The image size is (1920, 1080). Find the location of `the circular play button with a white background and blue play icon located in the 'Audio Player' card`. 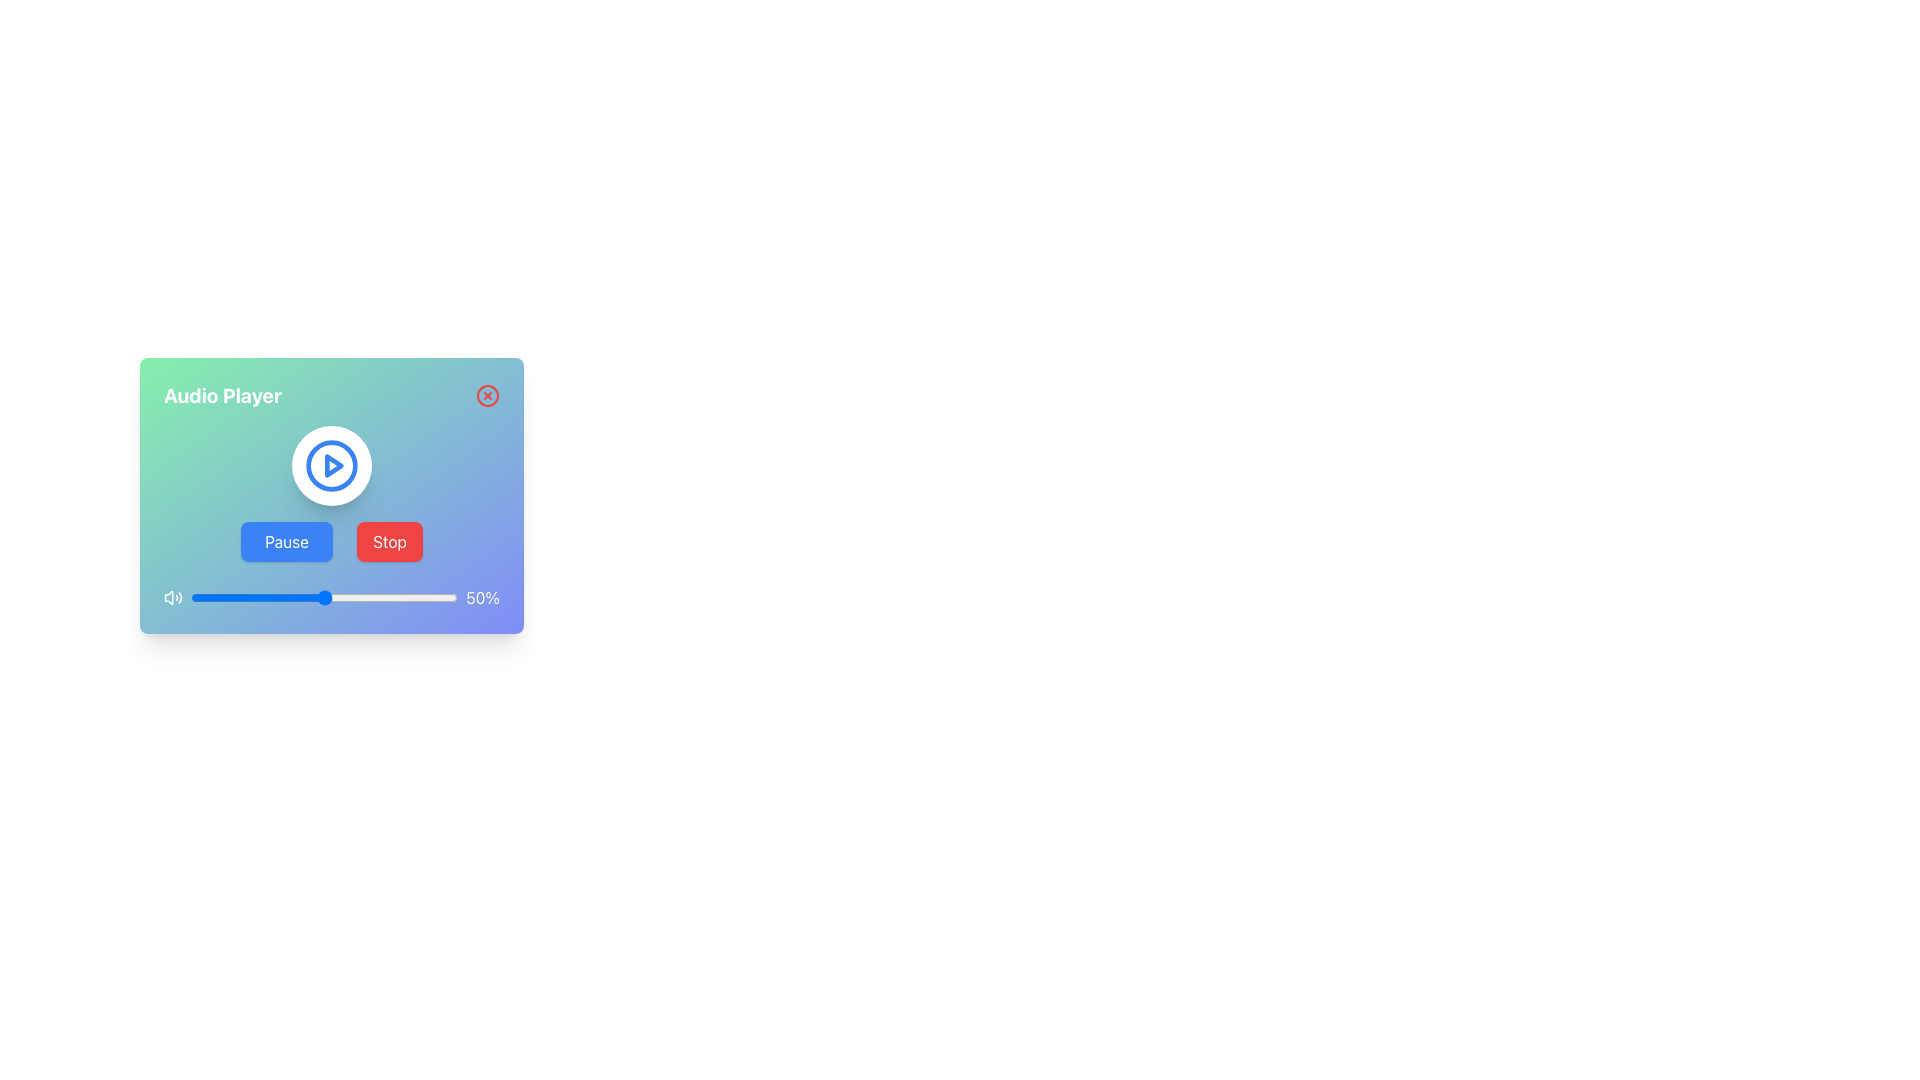

the circular play button with a white background and blue play icon located in the 'Audio Player' card is located at coordinates (331, 466).